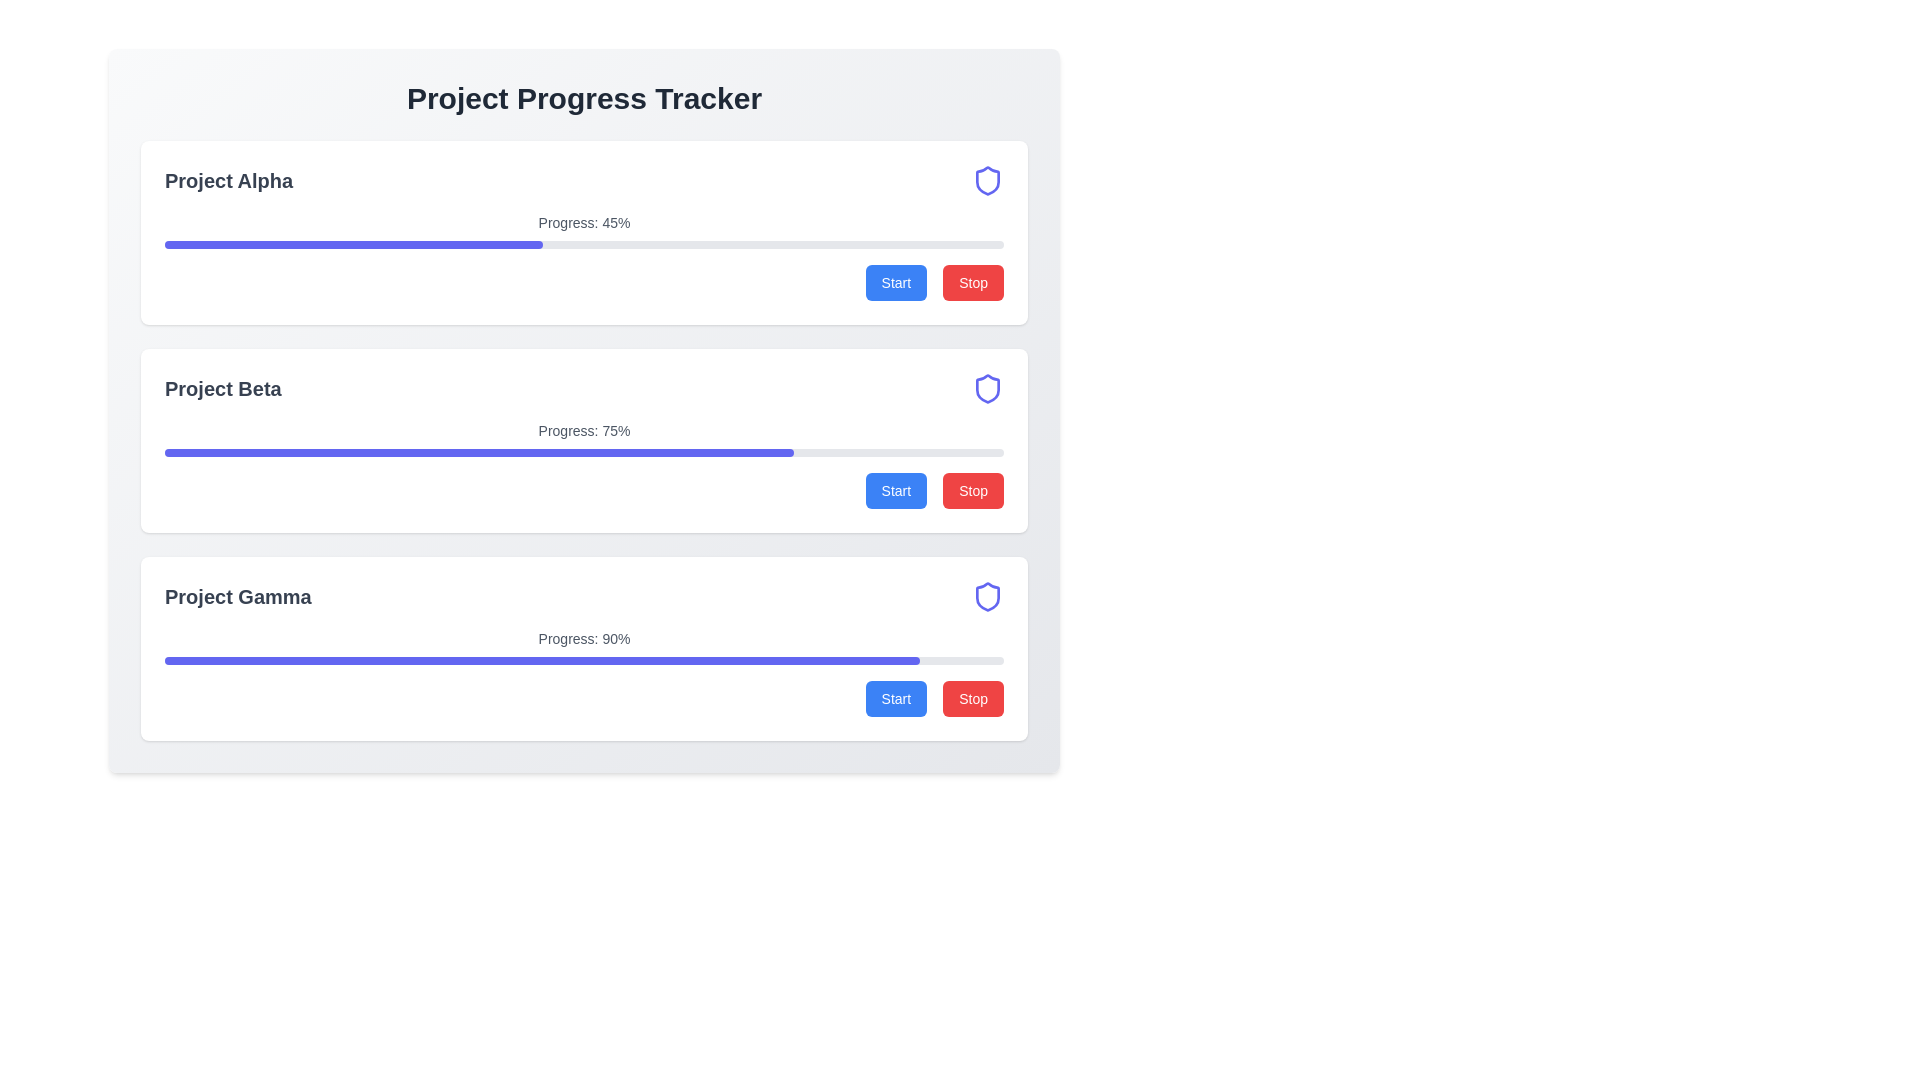 The width and height of the screenshot is (1920, 1080). Describe the element at coordinates (583, 452) in the screenshot. I see `the progress bar representing 'Project Beta' which shows 75% completion, located below the 'Progress: 75%' label and above the 'Start' and 'Stop' buttons` at that location.